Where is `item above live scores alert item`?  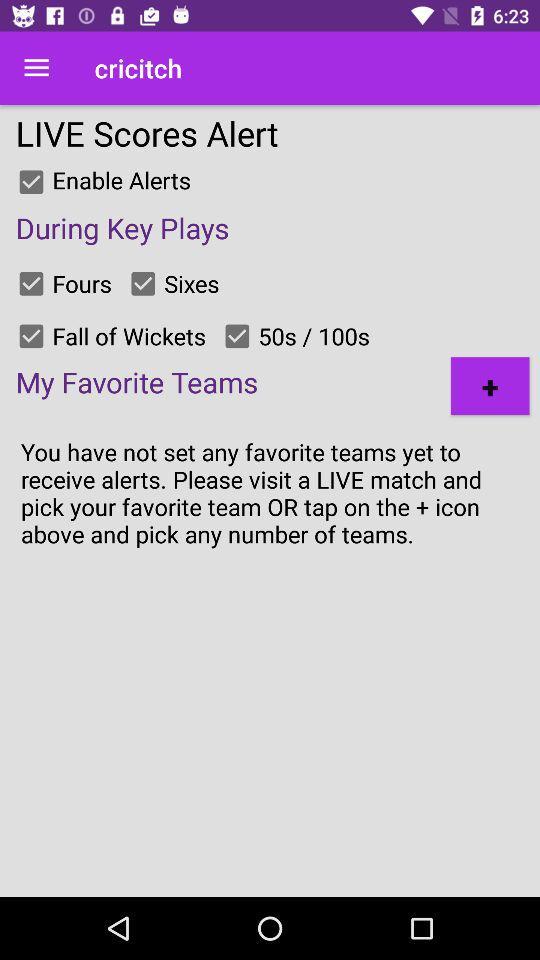
item above live scores alert item is located at coordinates (36, 68).